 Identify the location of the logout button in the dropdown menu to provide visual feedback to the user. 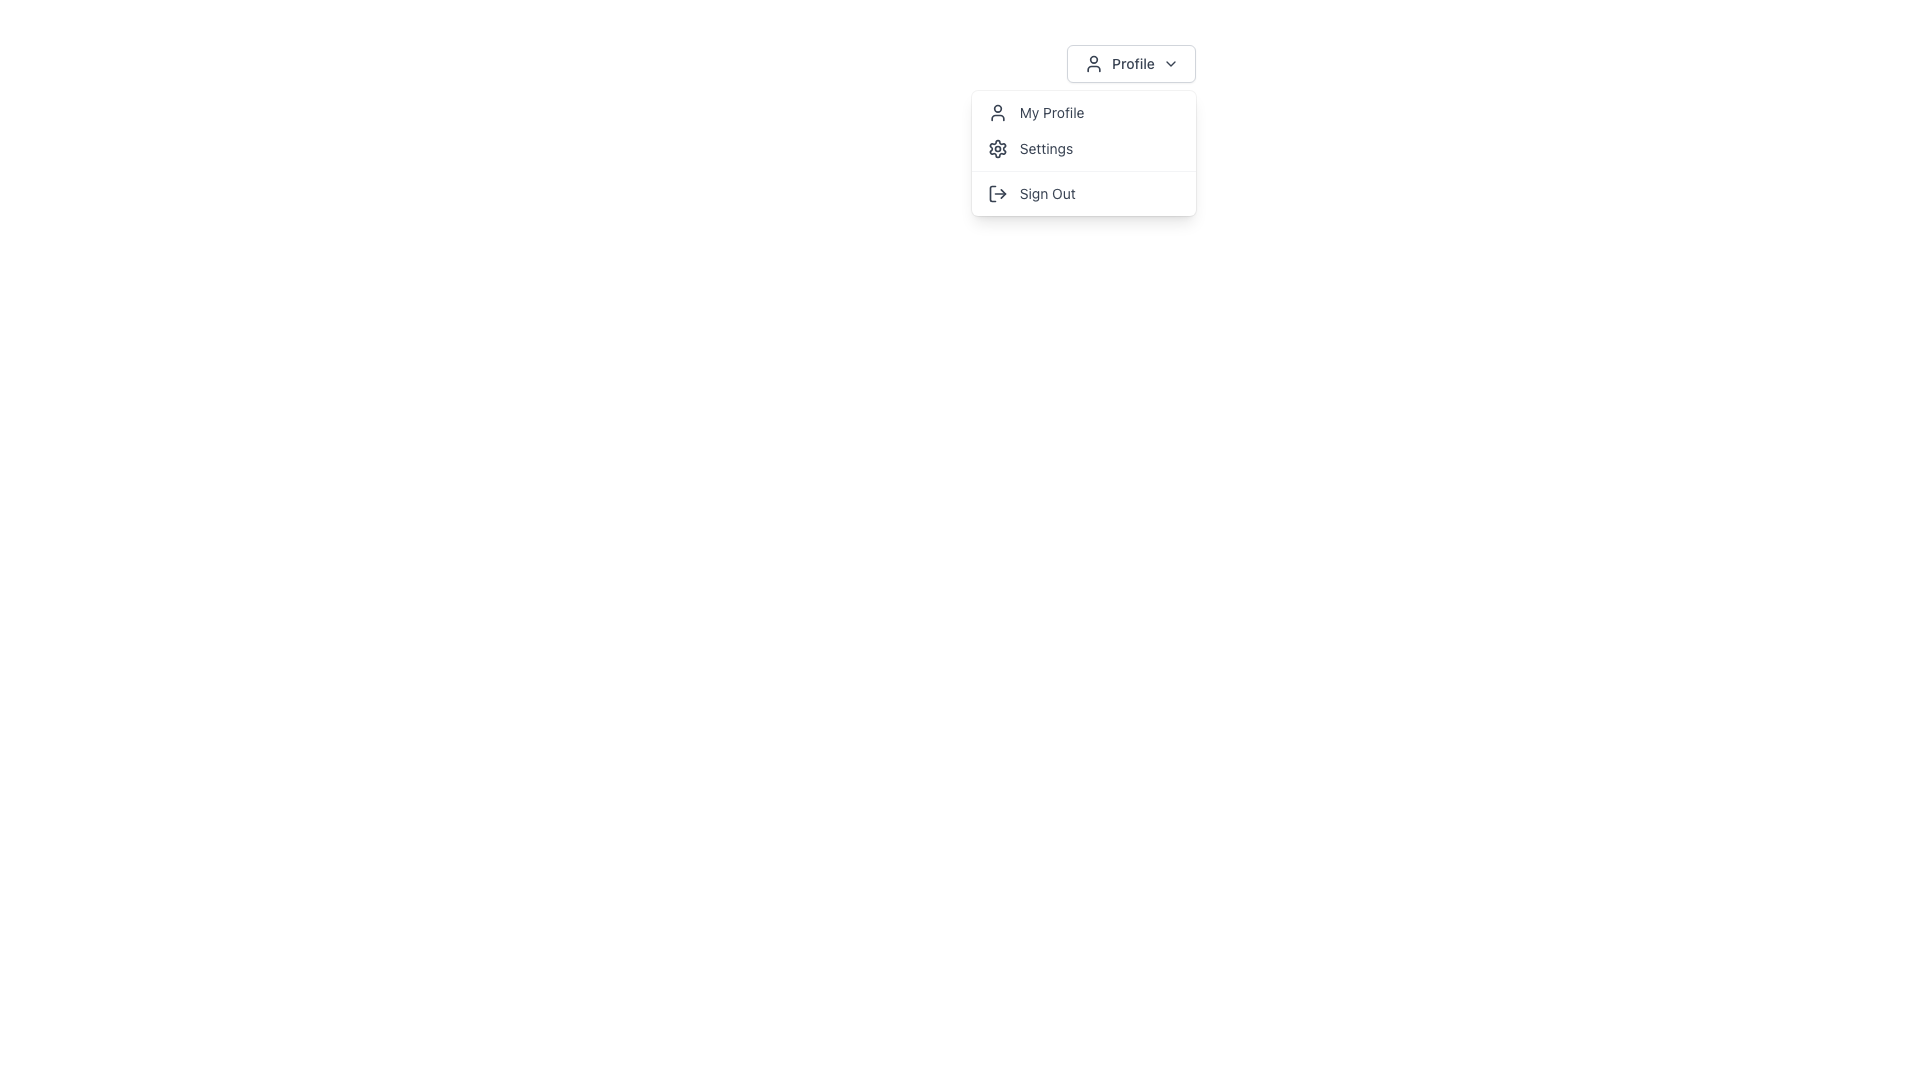
(1082, 193).